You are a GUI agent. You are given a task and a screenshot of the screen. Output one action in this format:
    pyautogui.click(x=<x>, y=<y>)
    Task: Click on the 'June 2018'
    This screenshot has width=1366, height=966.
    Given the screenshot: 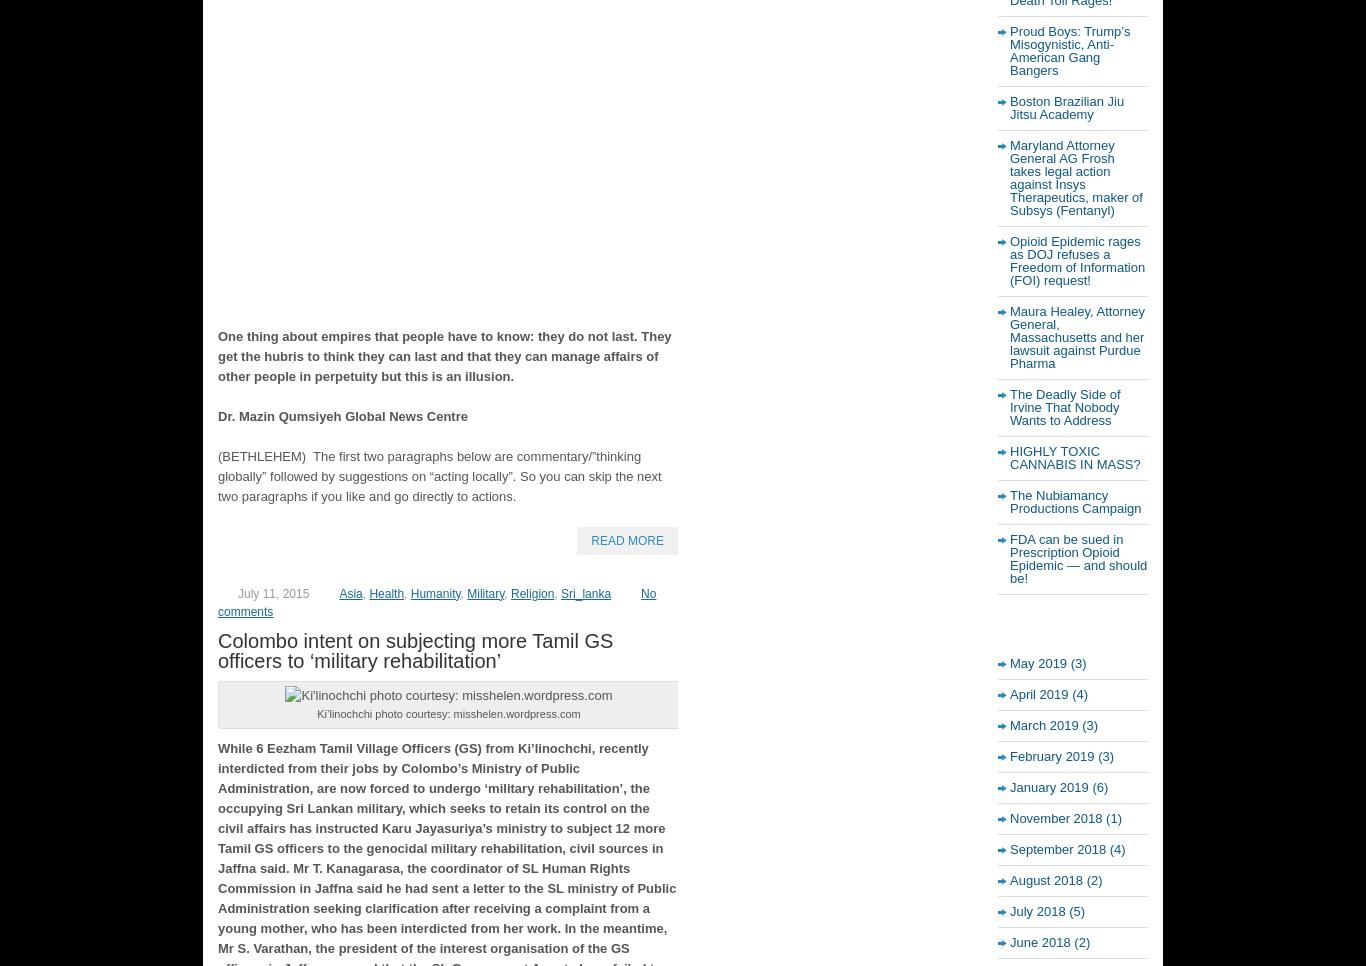 What is the action you would take?
    pyautogui.click(x=1038, y=942)
    